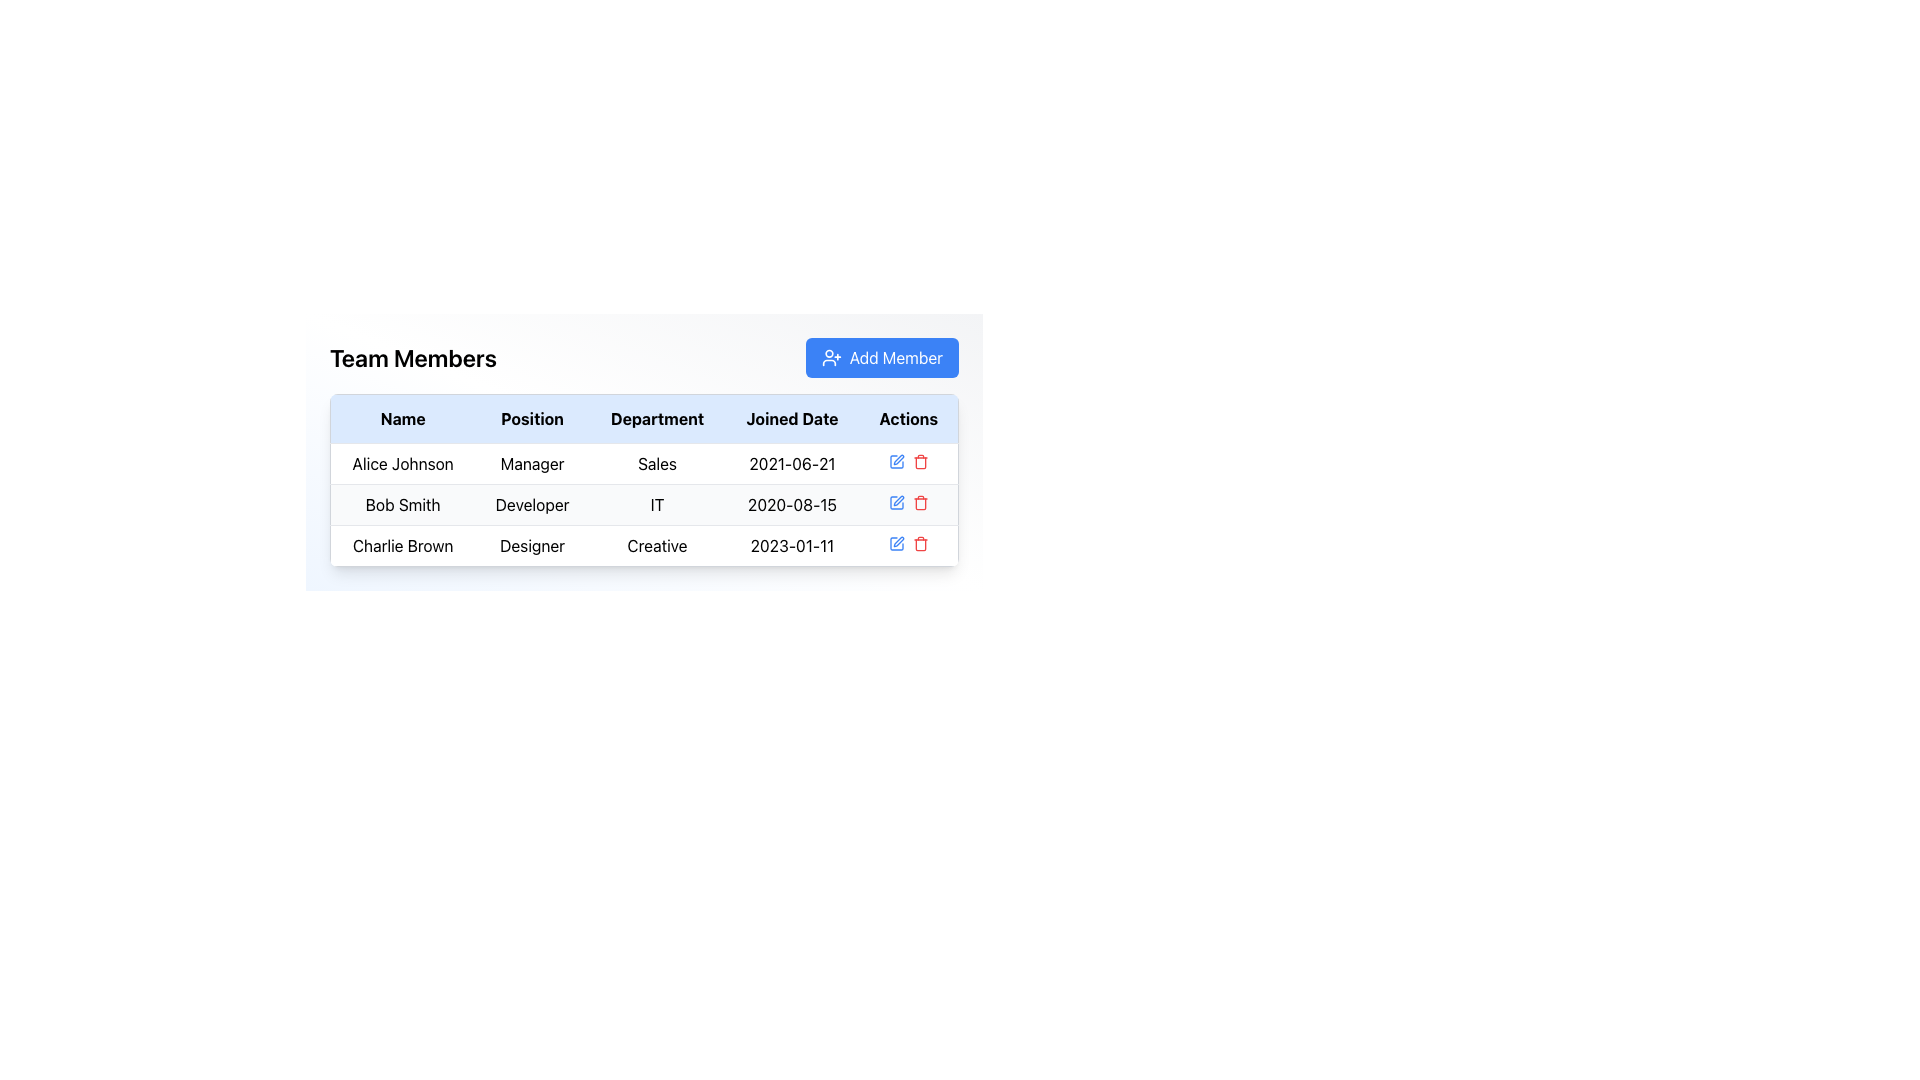 This screenshot has width=1920, height=1080. What do you see at coordinates (657, 546) in the screenshot?
I see `the text label displaying 'Creative' in the 'Department' column for the row corresponding to 'Charlie Brown'` at bounding box center [657, 546].